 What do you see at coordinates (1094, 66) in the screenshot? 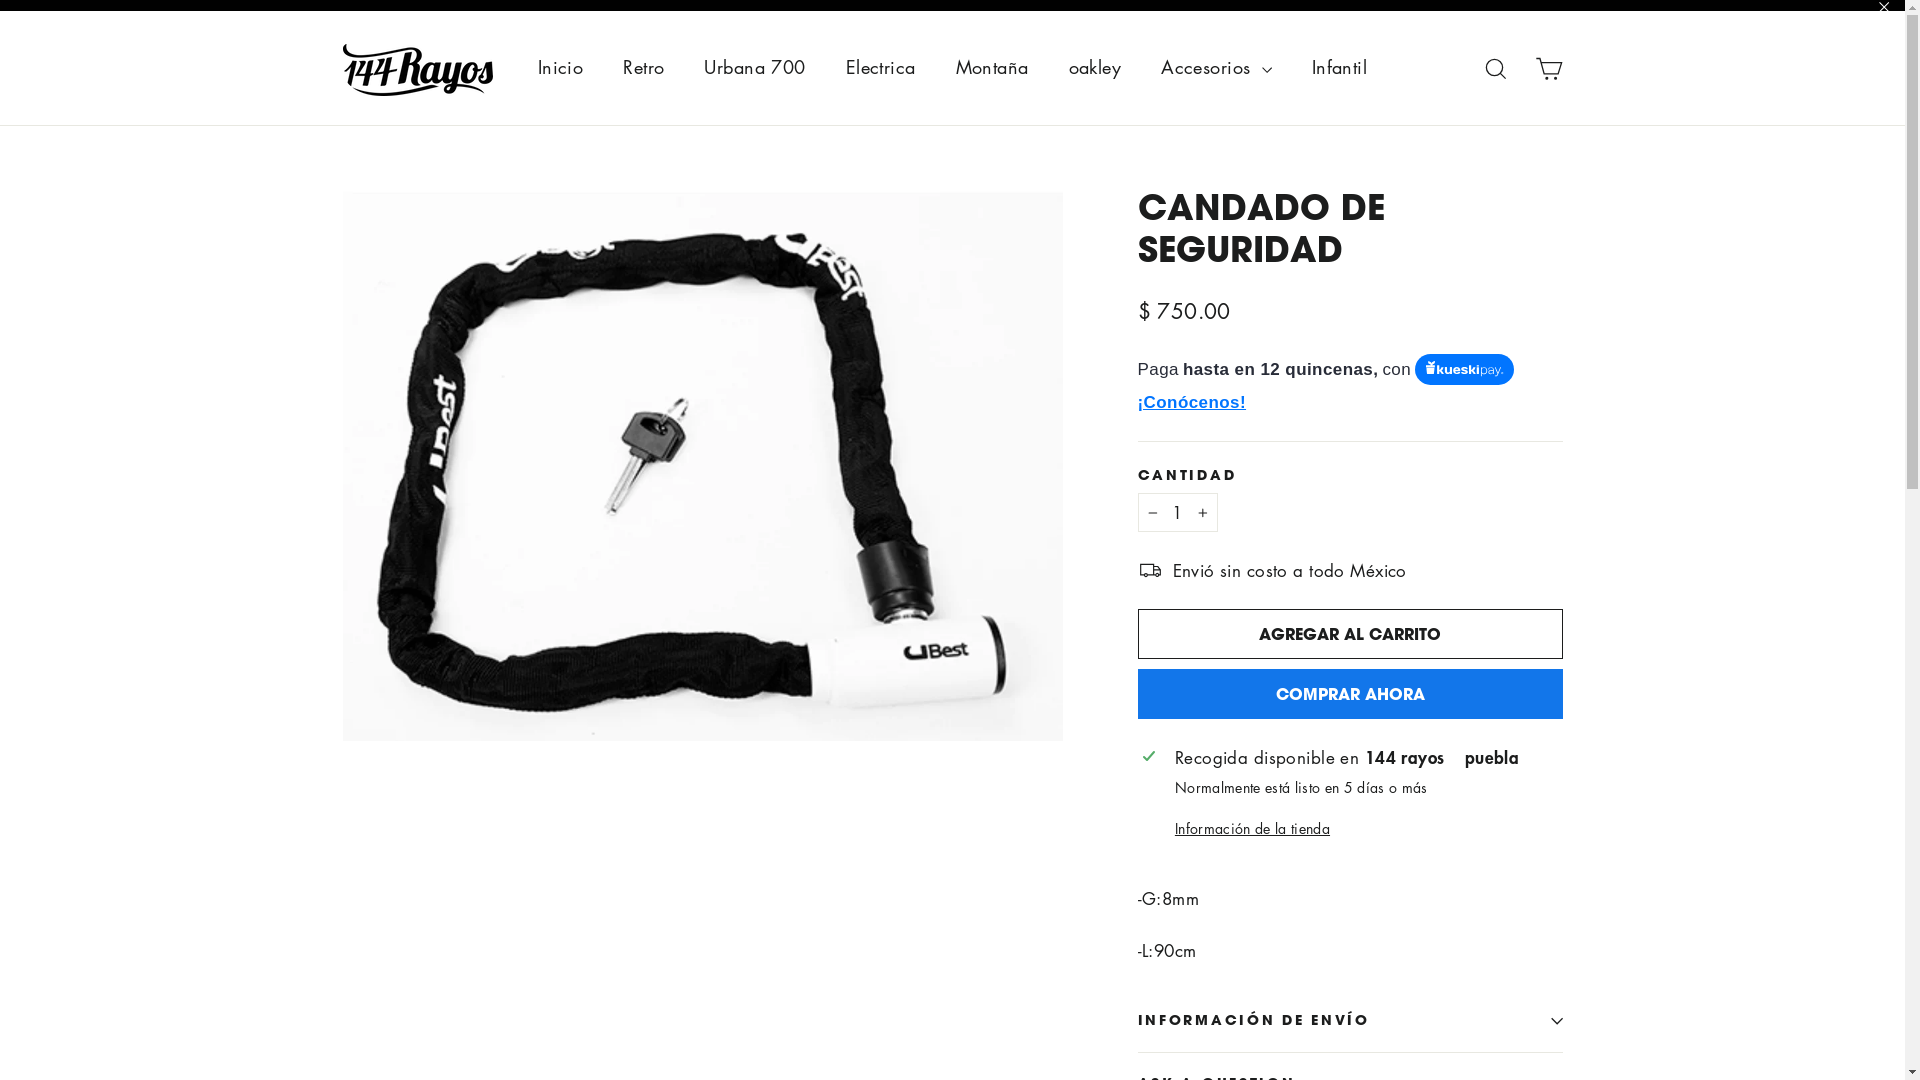
I see `'oakley'` at bounding box center [1094, 66].